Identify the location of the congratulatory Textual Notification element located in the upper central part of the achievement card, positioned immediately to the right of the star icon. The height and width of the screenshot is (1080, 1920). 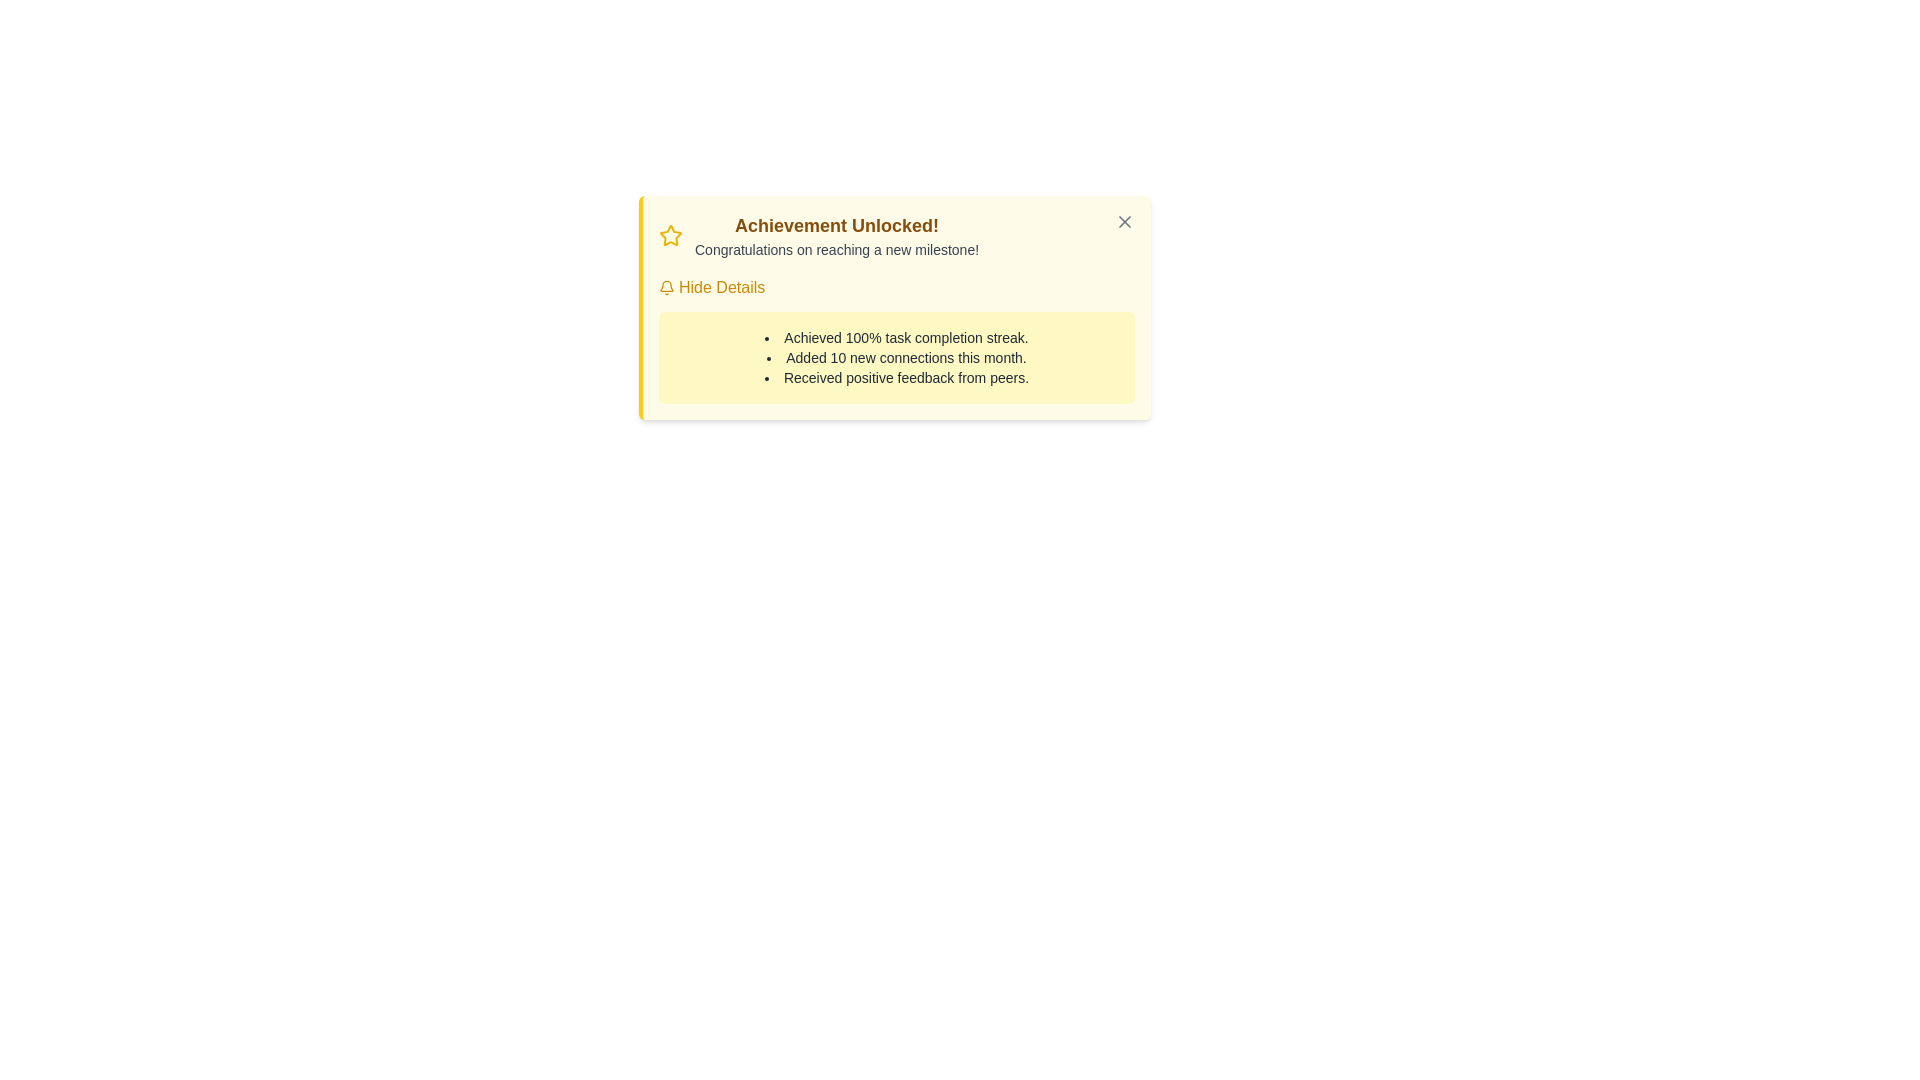
(837, 234).